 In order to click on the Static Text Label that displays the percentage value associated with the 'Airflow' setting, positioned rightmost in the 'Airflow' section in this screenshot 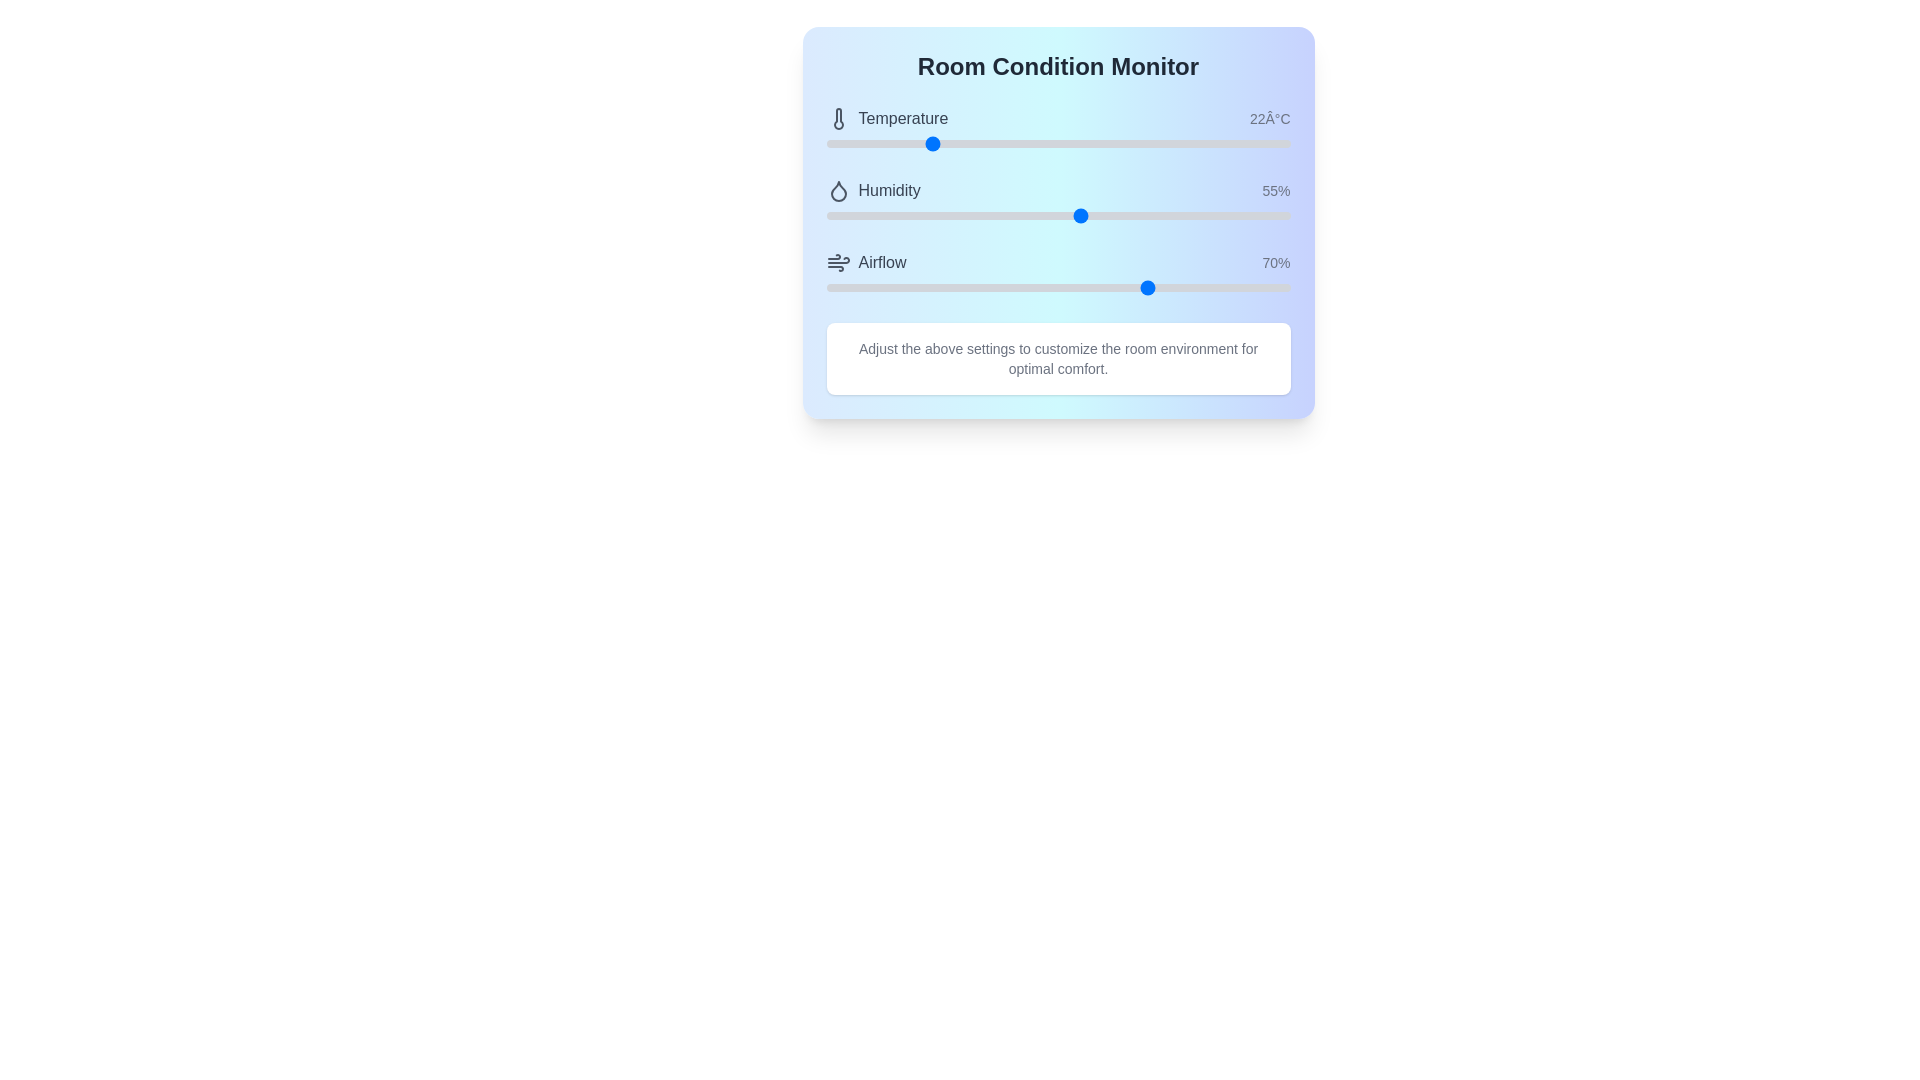, I will do `click(1275, 261)`.